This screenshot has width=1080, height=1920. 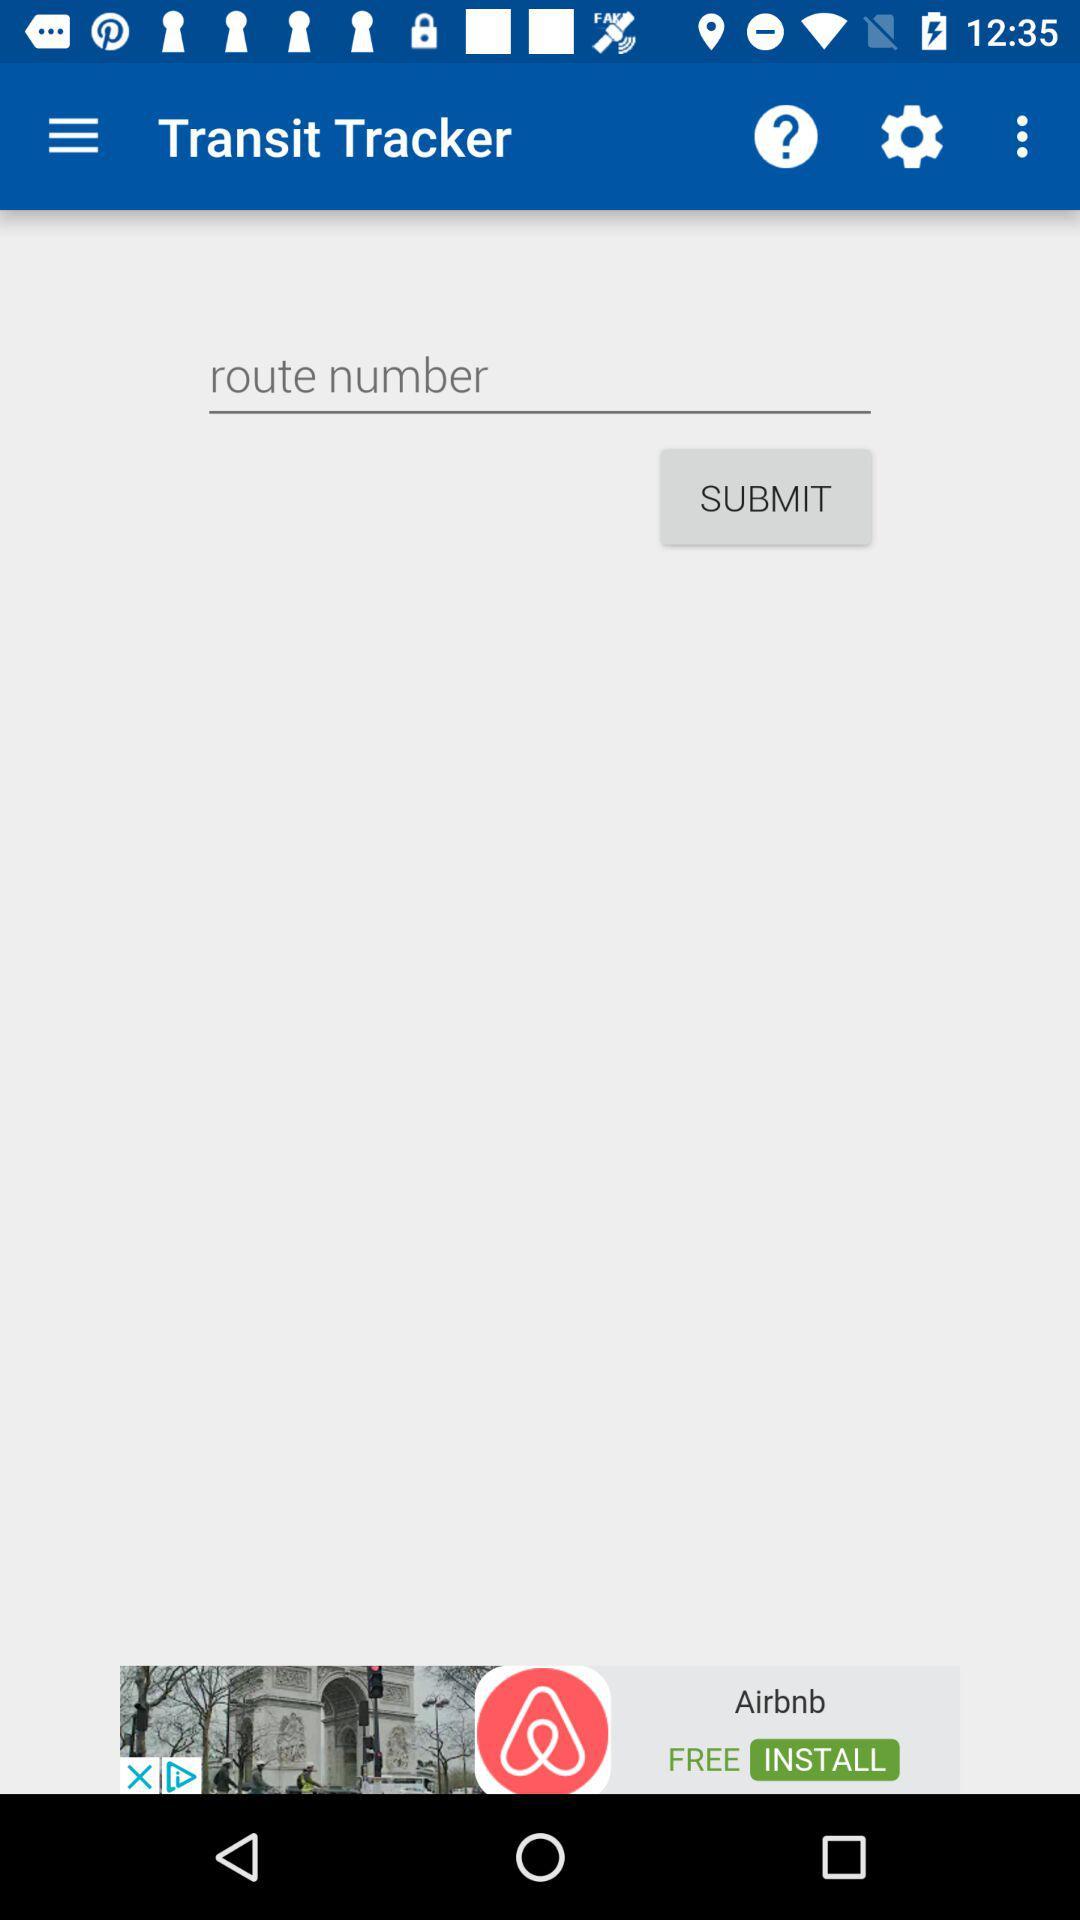 I want to click on click advertisement, so click(x=540, y=1727).